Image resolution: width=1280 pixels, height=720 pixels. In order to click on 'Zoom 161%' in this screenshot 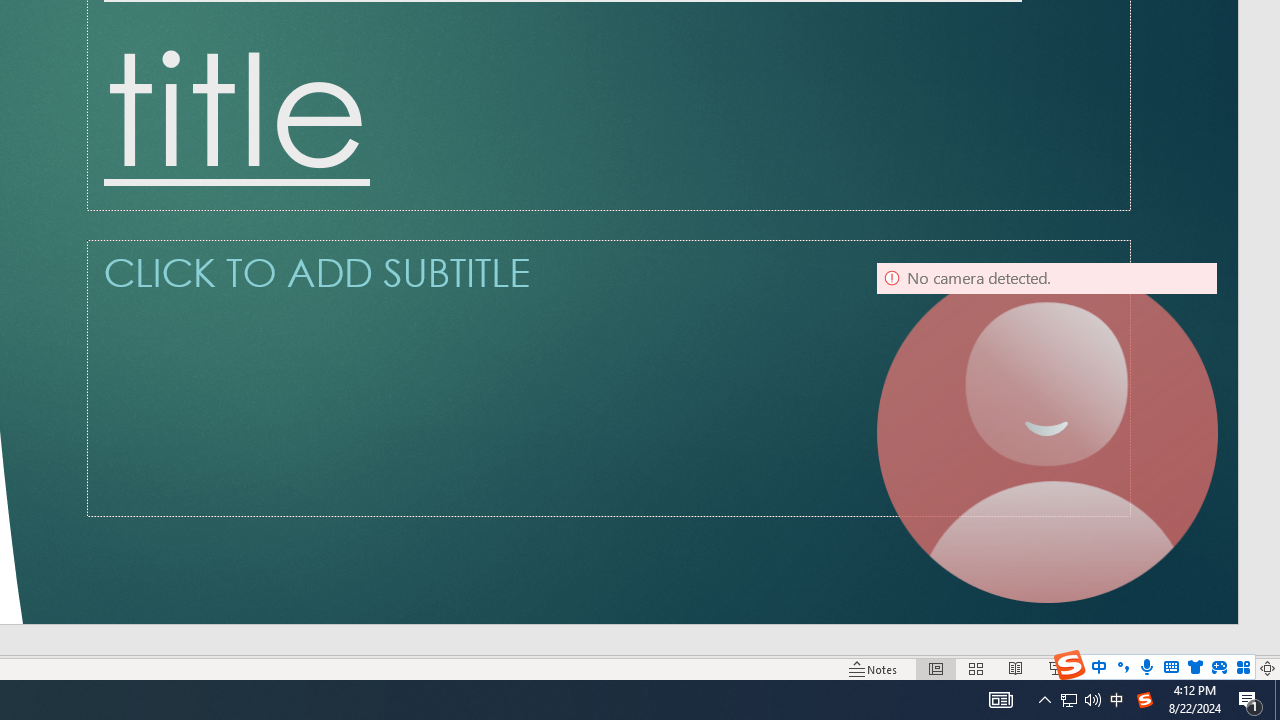, I will do `click(1233, 669)`.